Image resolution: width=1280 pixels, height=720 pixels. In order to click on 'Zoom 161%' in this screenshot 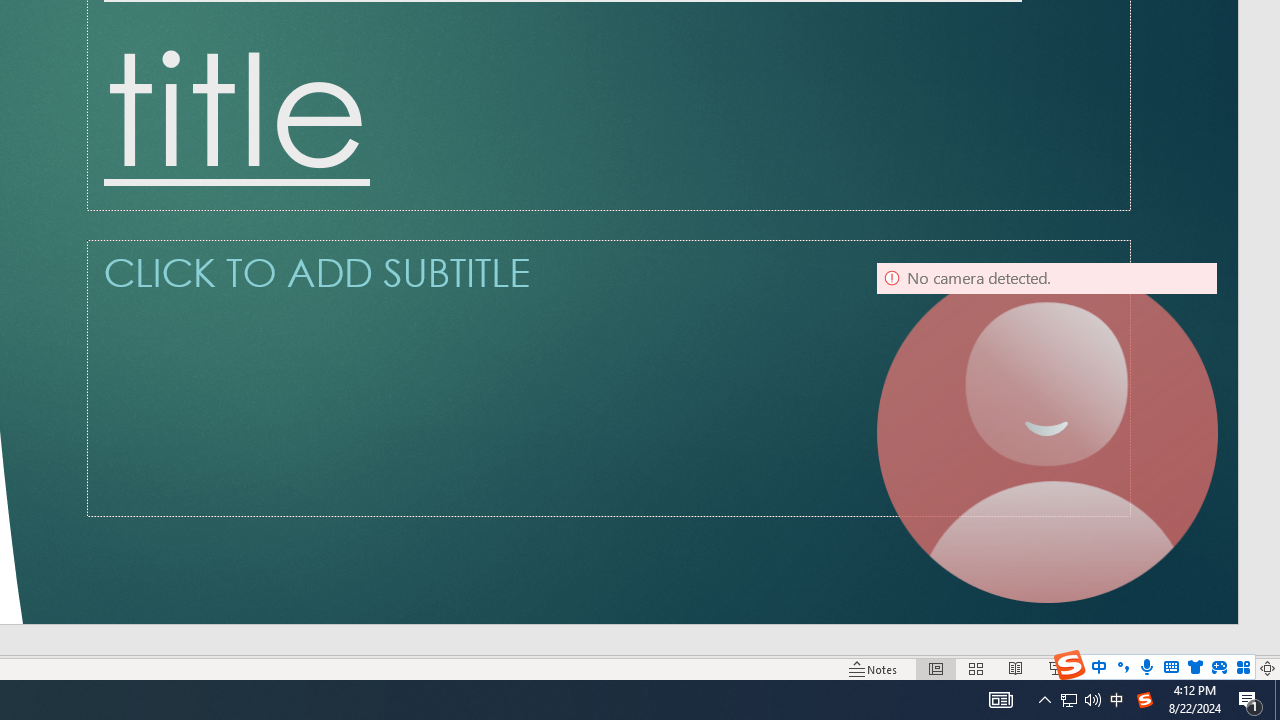, I will do `click(1233, 669)`.